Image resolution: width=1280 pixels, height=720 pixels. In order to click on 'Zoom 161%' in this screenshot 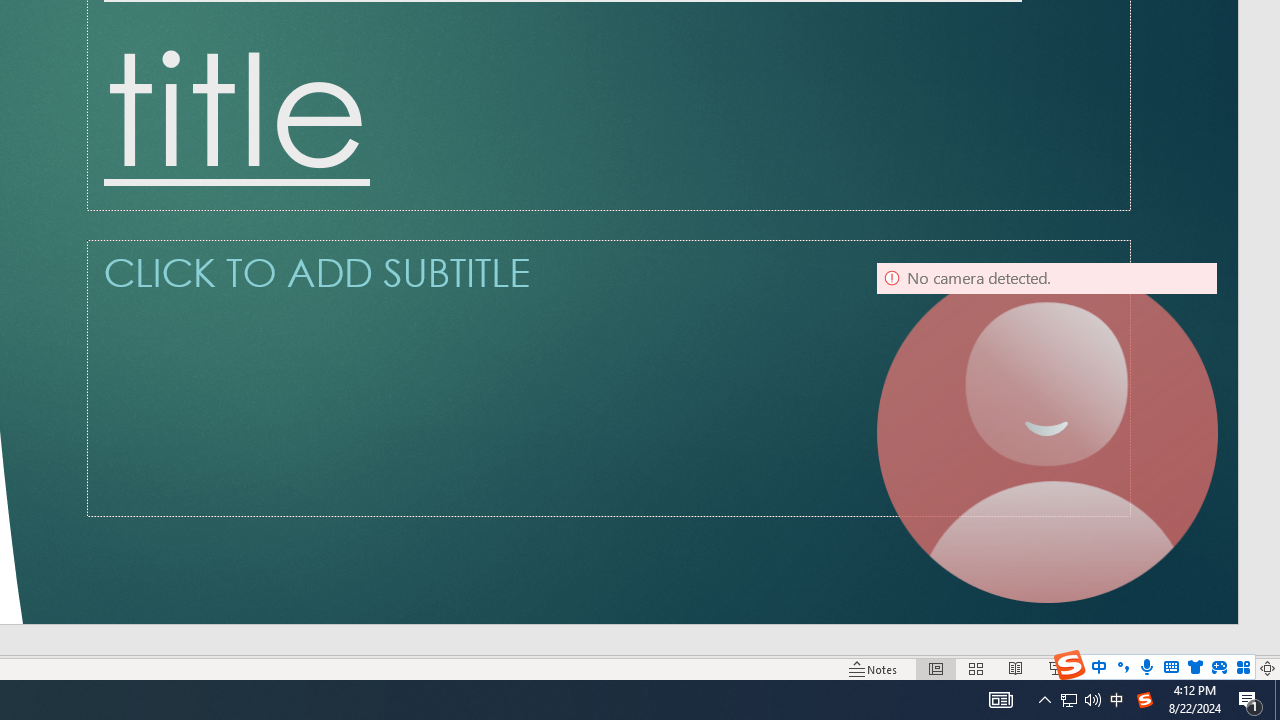, I will do `click(1233, 669)`.